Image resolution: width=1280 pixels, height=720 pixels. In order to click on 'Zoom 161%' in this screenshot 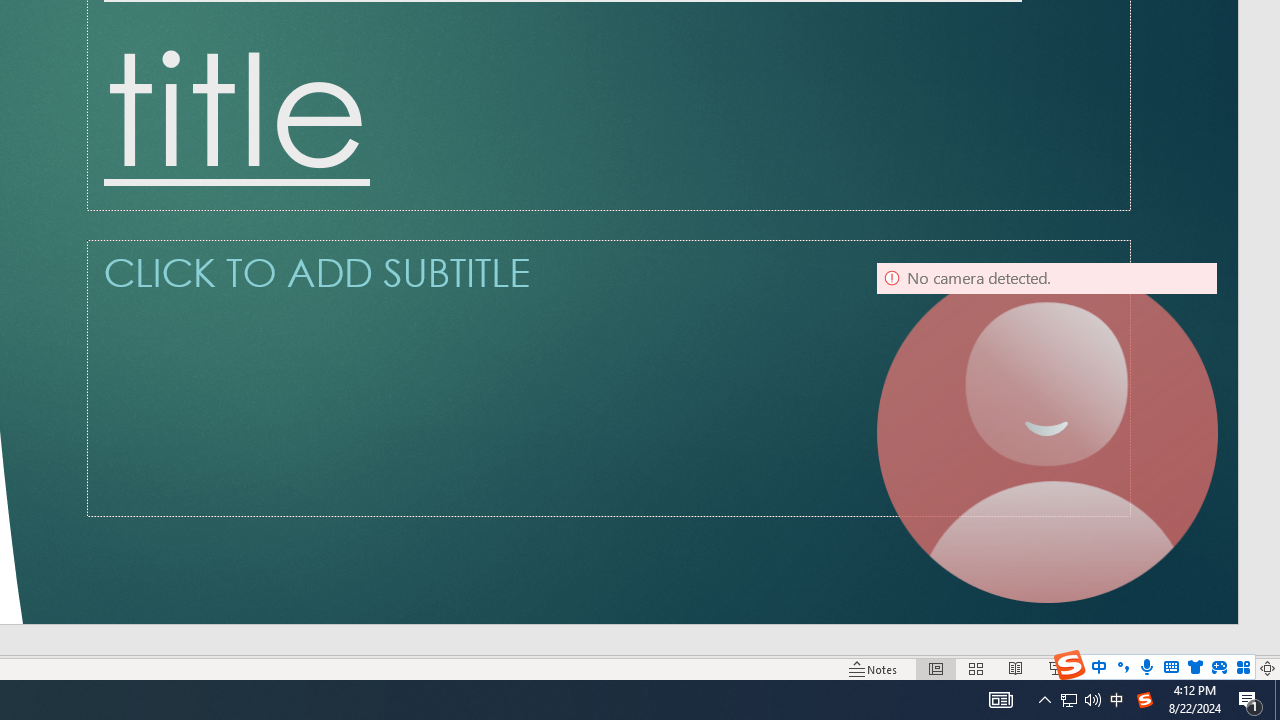, I will do `click(1233, 669)`.